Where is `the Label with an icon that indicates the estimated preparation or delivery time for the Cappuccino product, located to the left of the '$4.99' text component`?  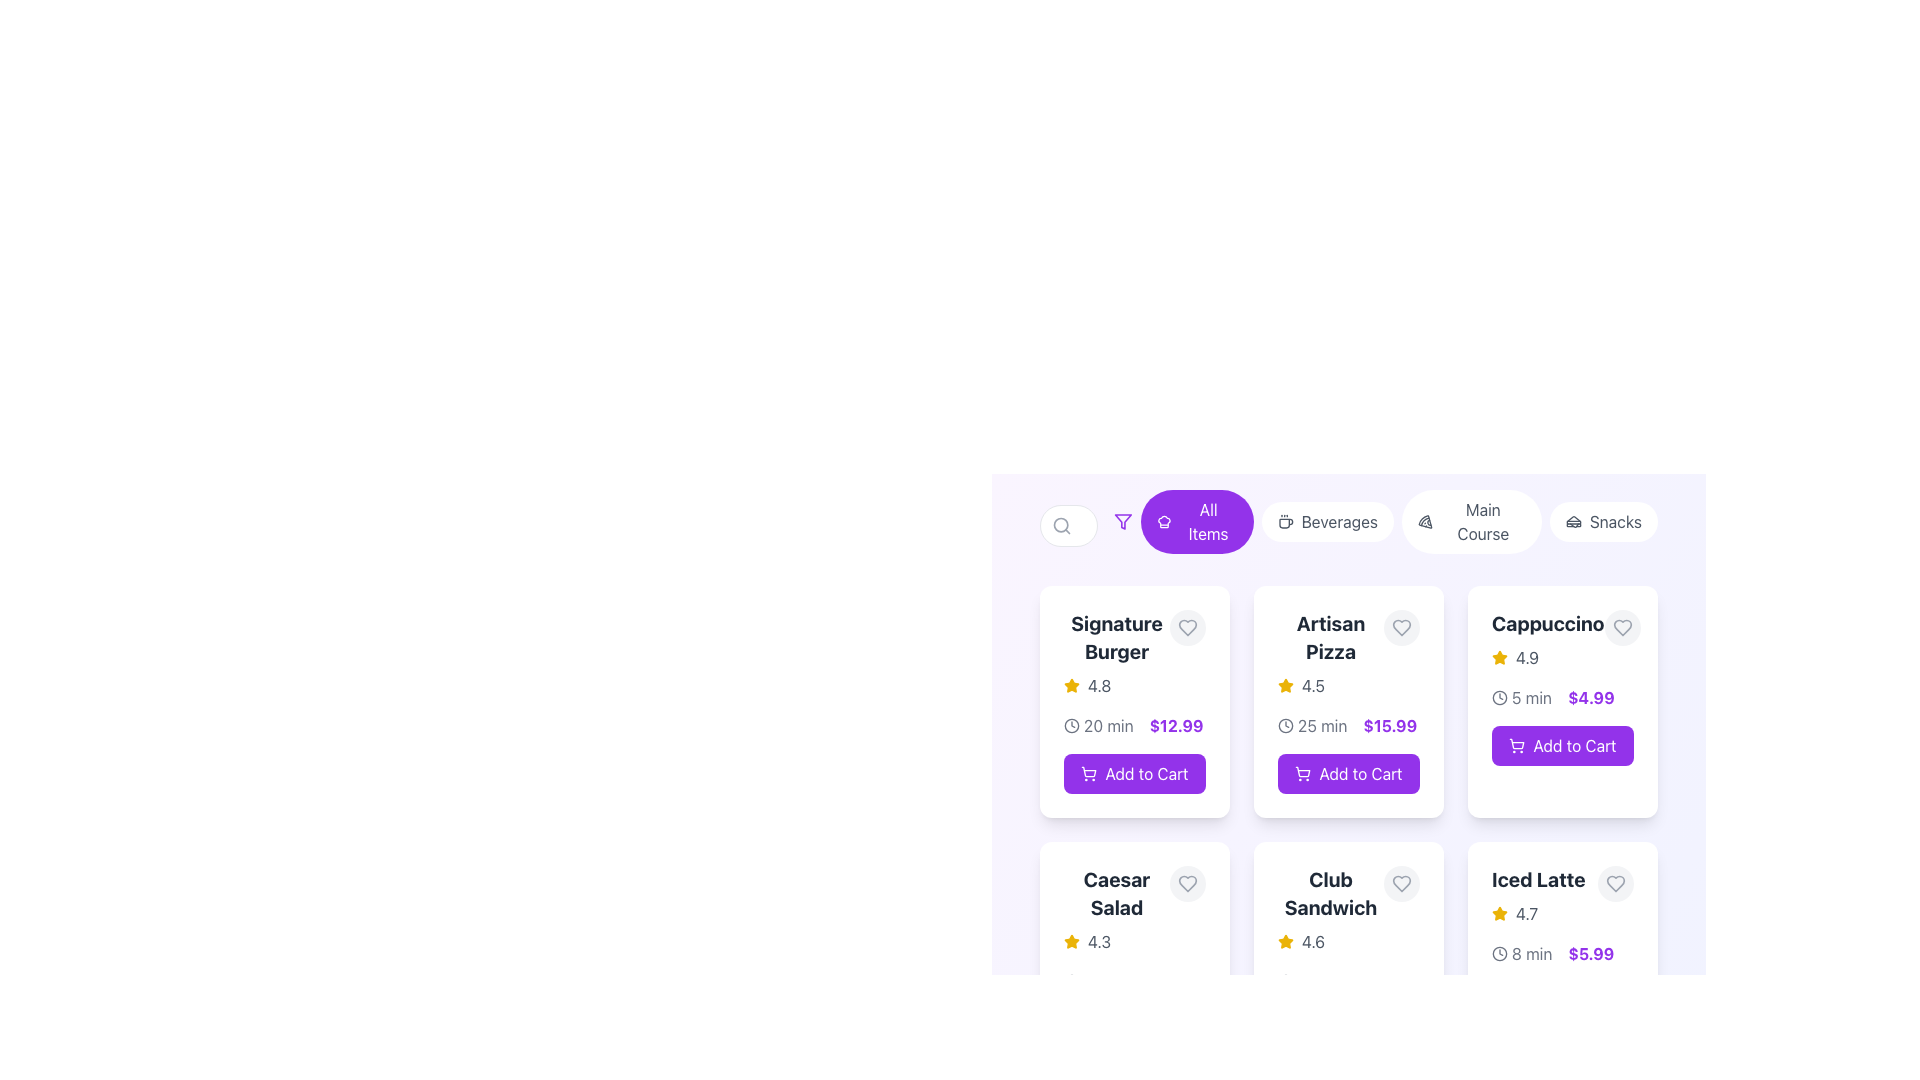 the Label with an icon that indicates the estimated preparation or delivery time for the Cappuccino product, located to the left of the '$4.99' text component is located at coordinates (1520, 697).